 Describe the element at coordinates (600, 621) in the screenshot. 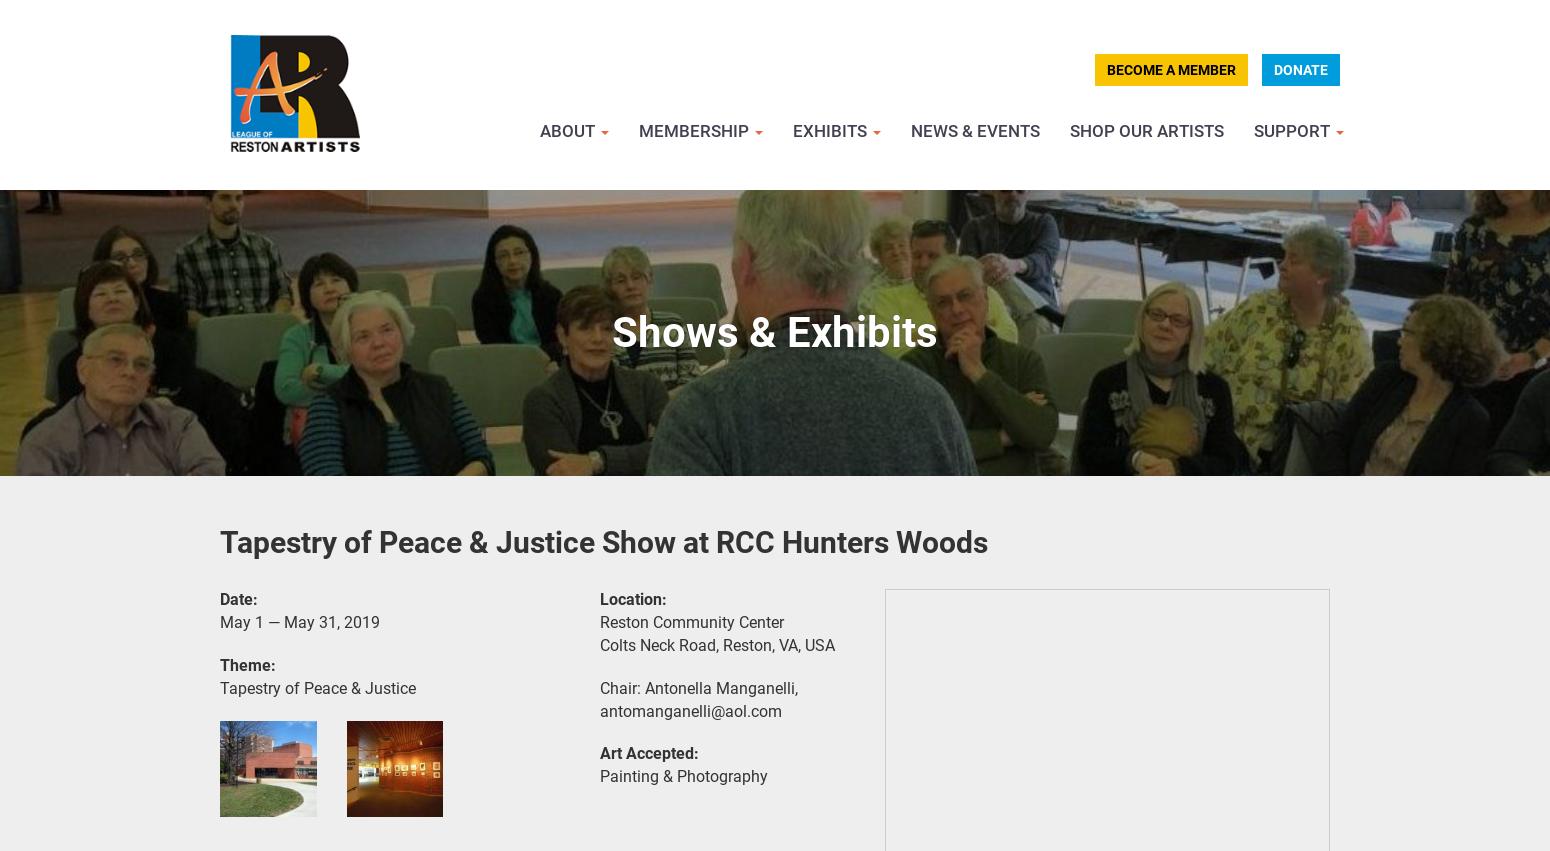

I see `'Reston Community Center'` at that location.